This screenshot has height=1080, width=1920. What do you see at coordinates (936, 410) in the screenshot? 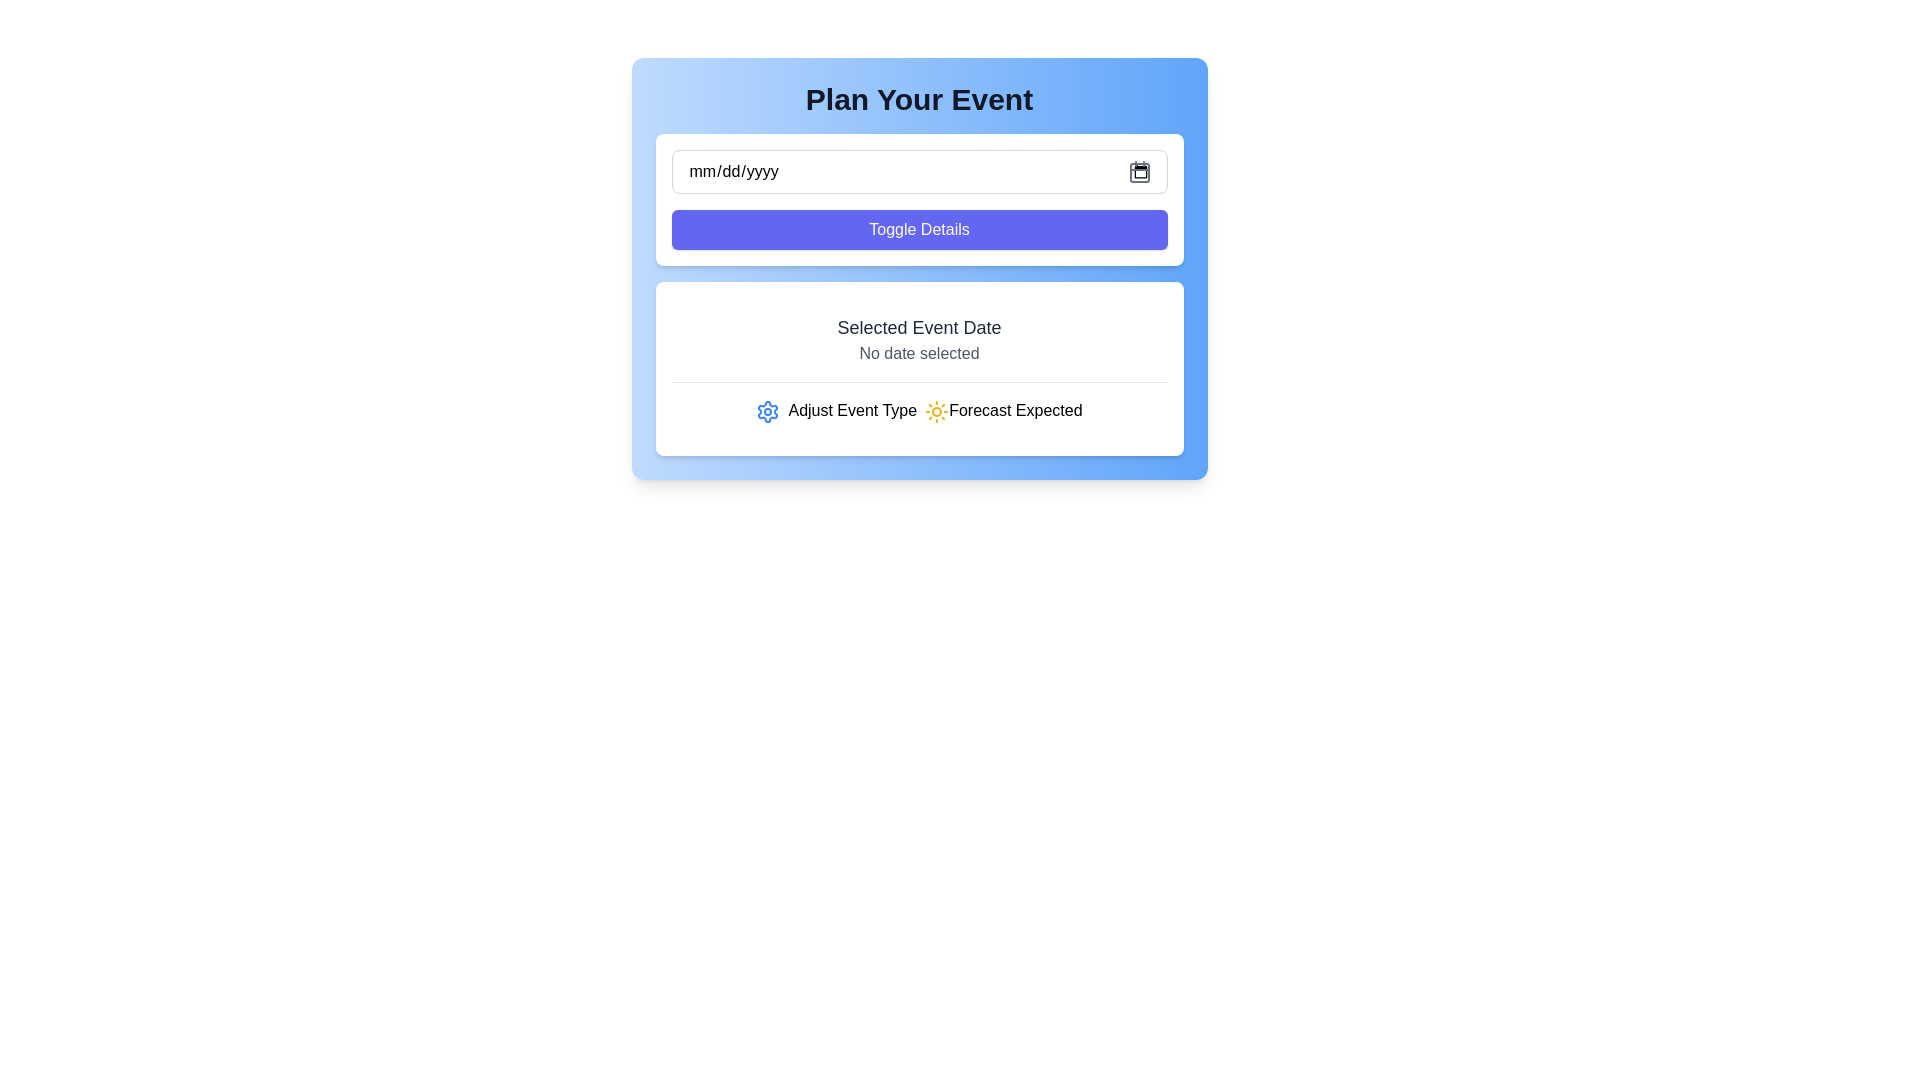
I see `the sun icon, which is the third icon in the 'Adjust Event Type Forecast Expected' section, located to the right of the blue gear icon` at bounding box center [936, 410].